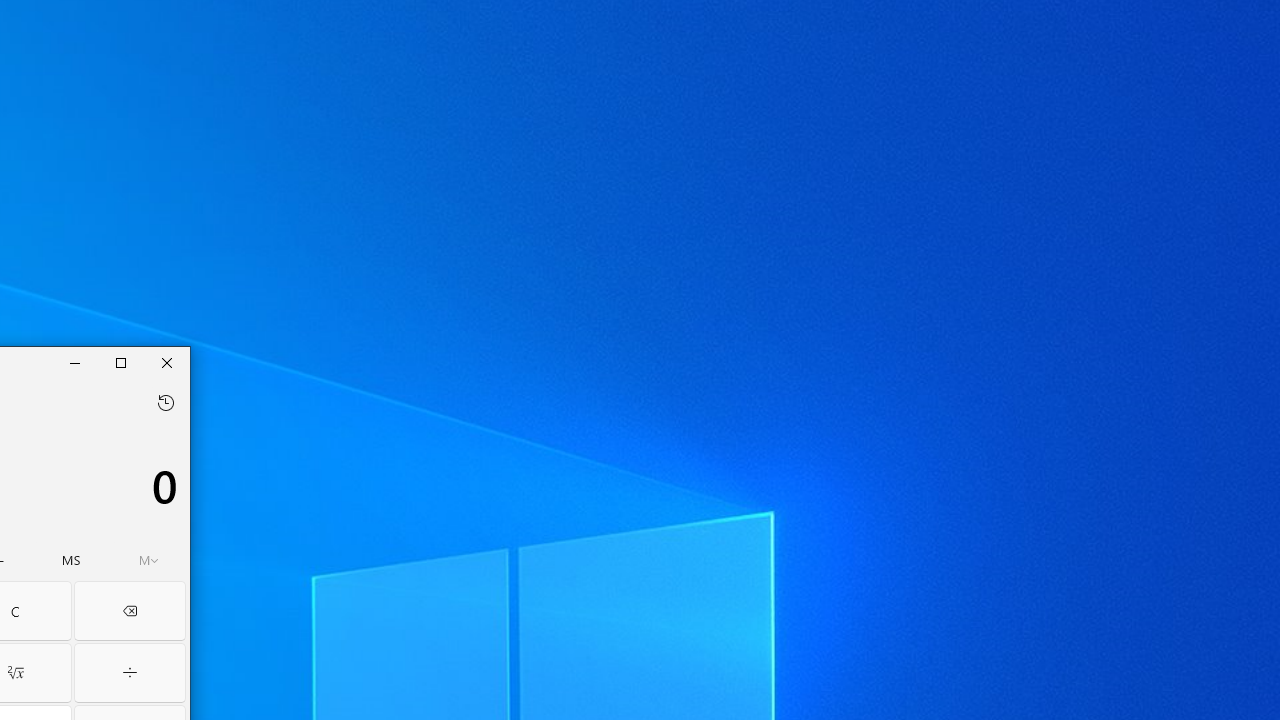 This screenshot has height=720, width=1280. What do you see at coordinates (148, 560) in the screenshot?
I see `'Open memory flyout'` at bounding box center [148, 560].